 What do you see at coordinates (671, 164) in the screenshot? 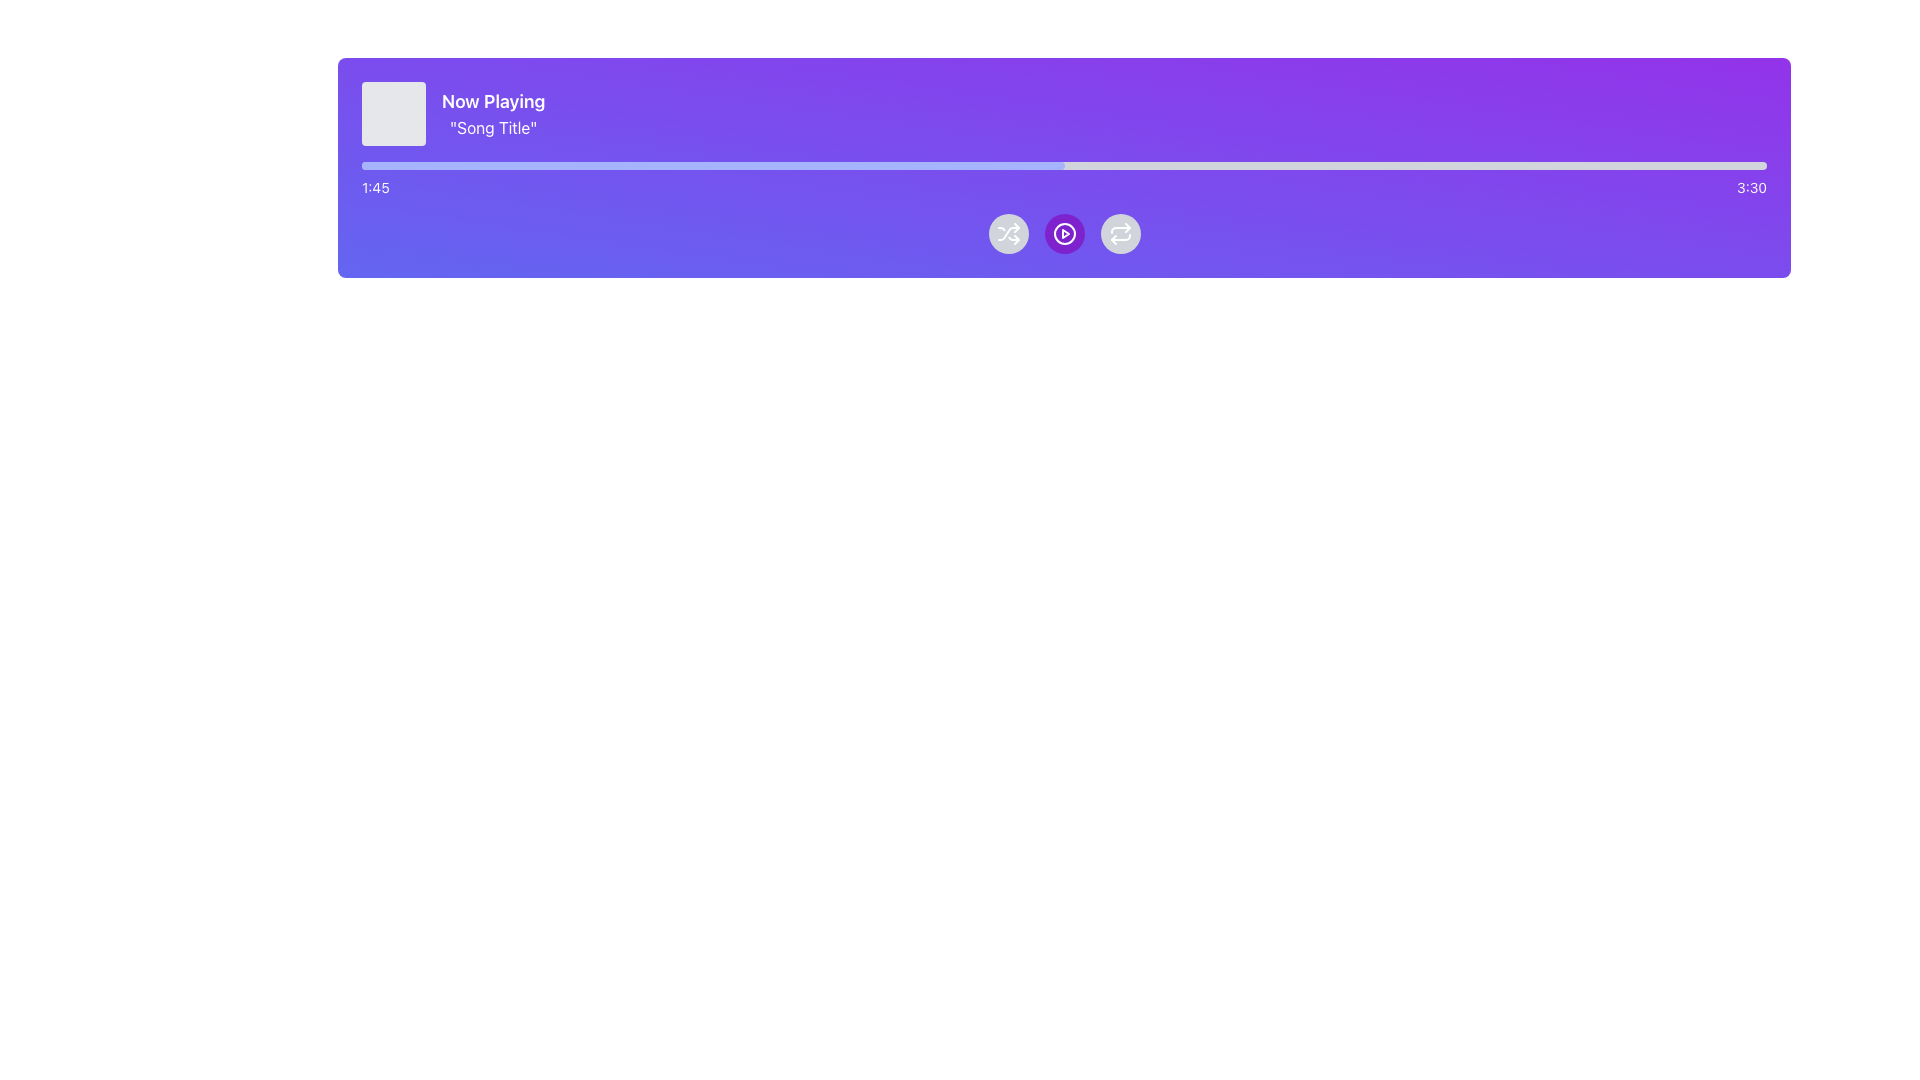
I see `playback progress` at bounding box center [671, 164].